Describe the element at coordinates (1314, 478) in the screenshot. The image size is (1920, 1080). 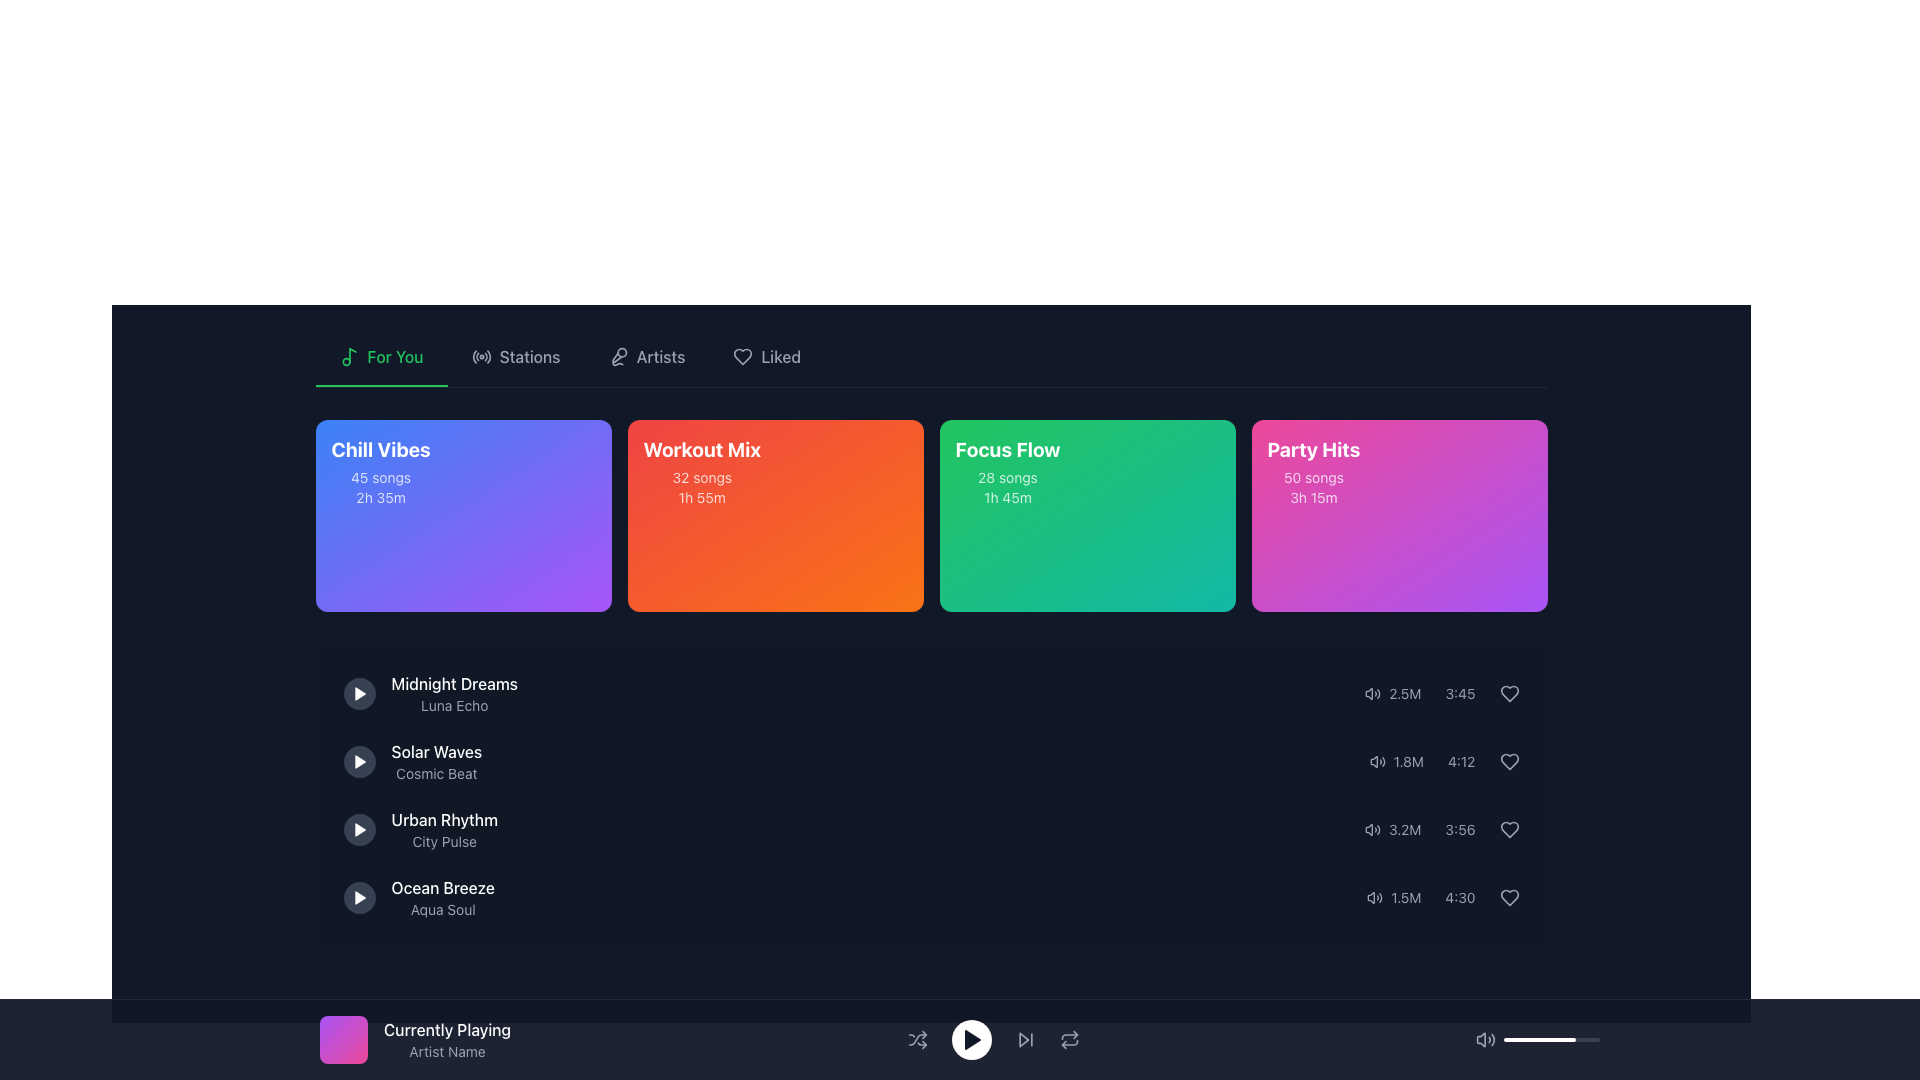
I see `the informational static text label indicating the number of songs available in the music playlist, located below the 'Party Hits' label and above the duration label '3h 15m'` at that location.